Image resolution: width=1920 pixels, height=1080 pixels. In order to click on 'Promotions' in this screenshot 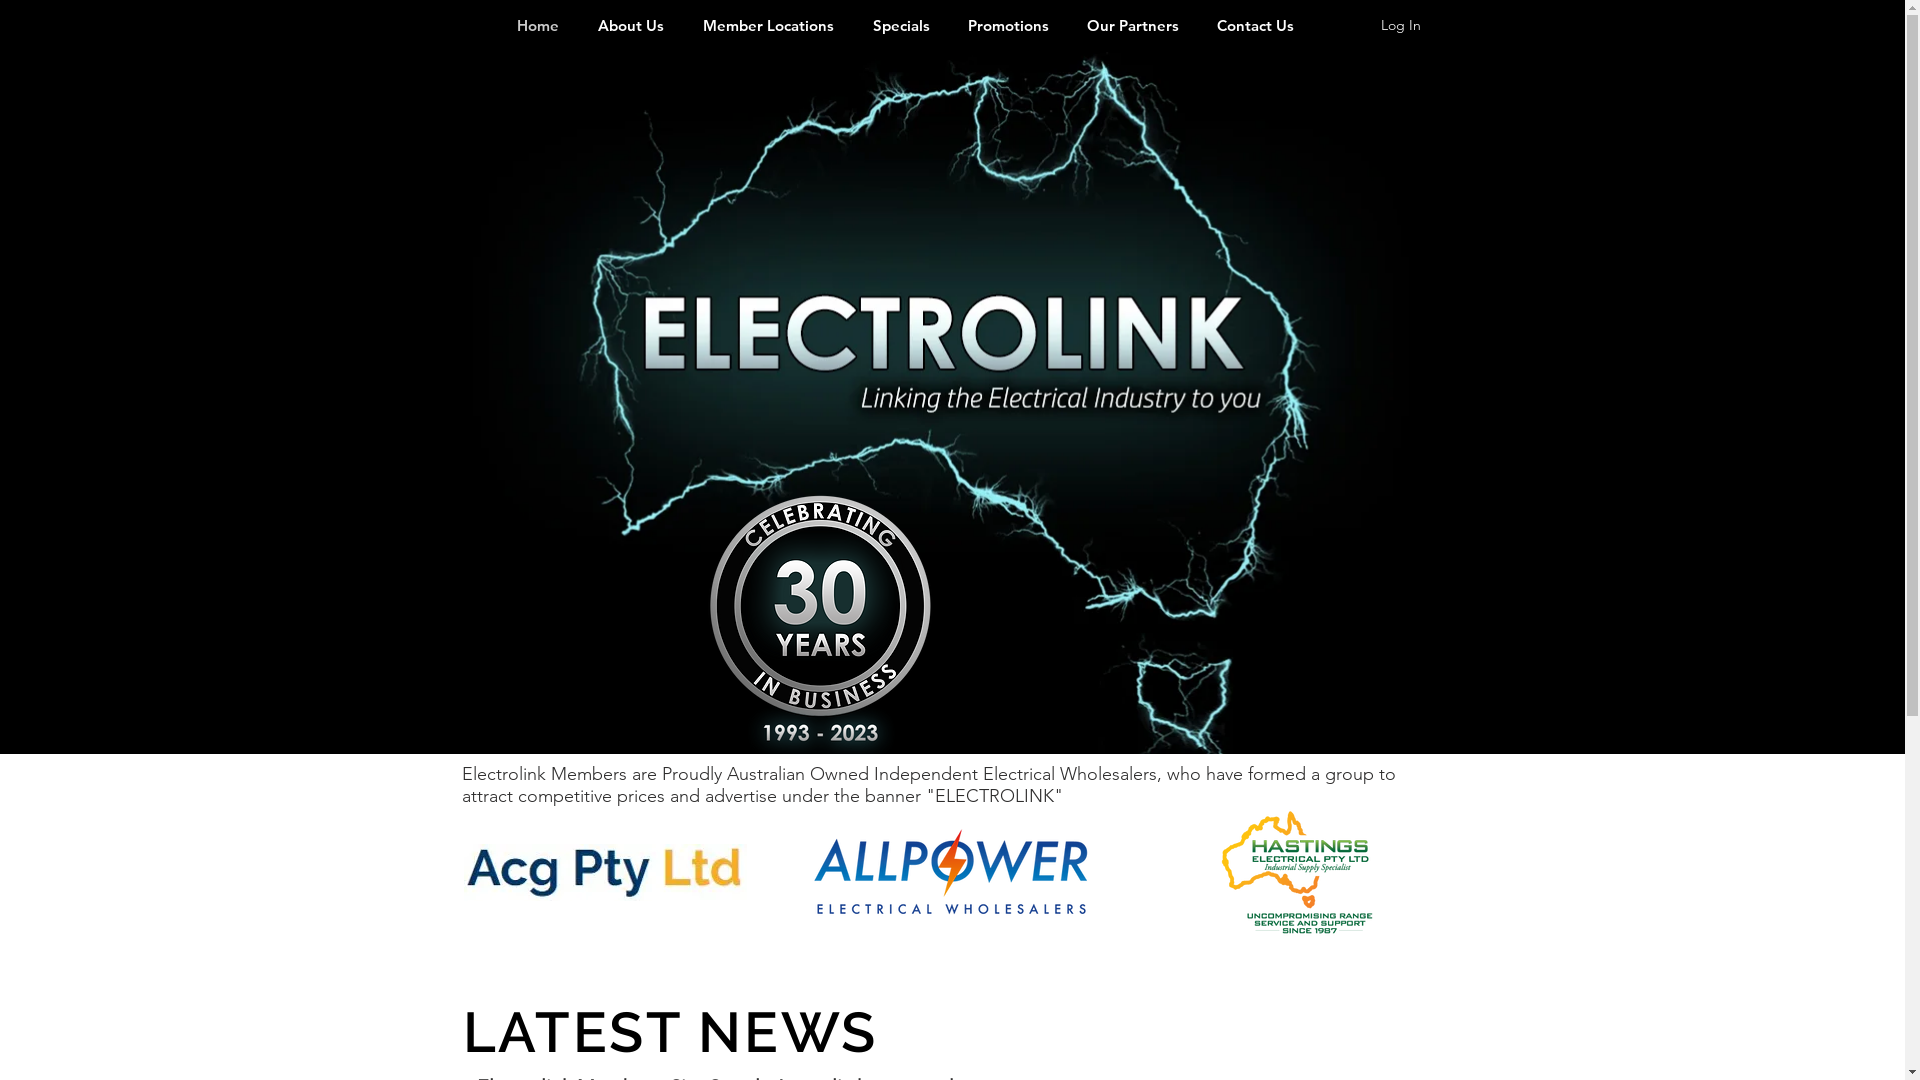, I will do `click(1007, 25)`.